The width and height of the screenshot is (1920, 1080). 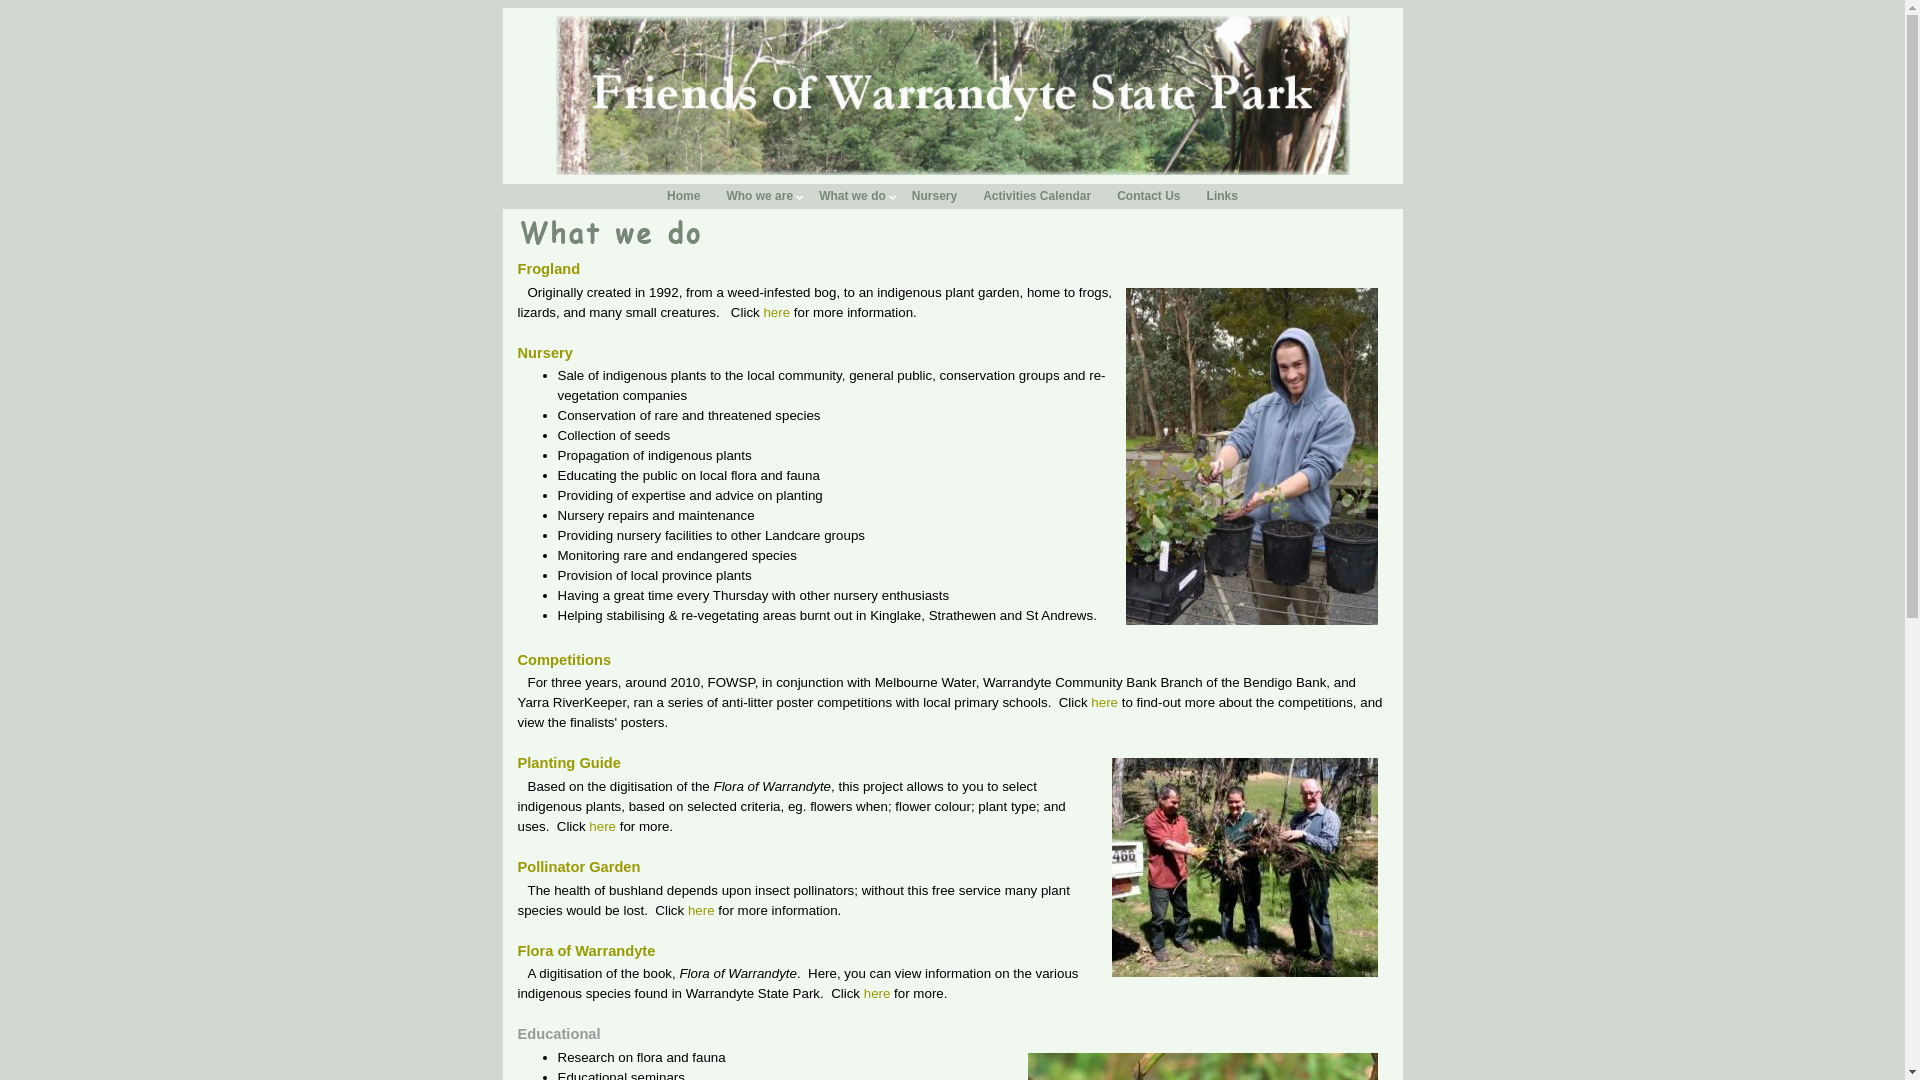 What do you see at coordinates (1036, 196) in the screenshot?
I see `'Activities Calendar'` at bounding box center [1036, 196].